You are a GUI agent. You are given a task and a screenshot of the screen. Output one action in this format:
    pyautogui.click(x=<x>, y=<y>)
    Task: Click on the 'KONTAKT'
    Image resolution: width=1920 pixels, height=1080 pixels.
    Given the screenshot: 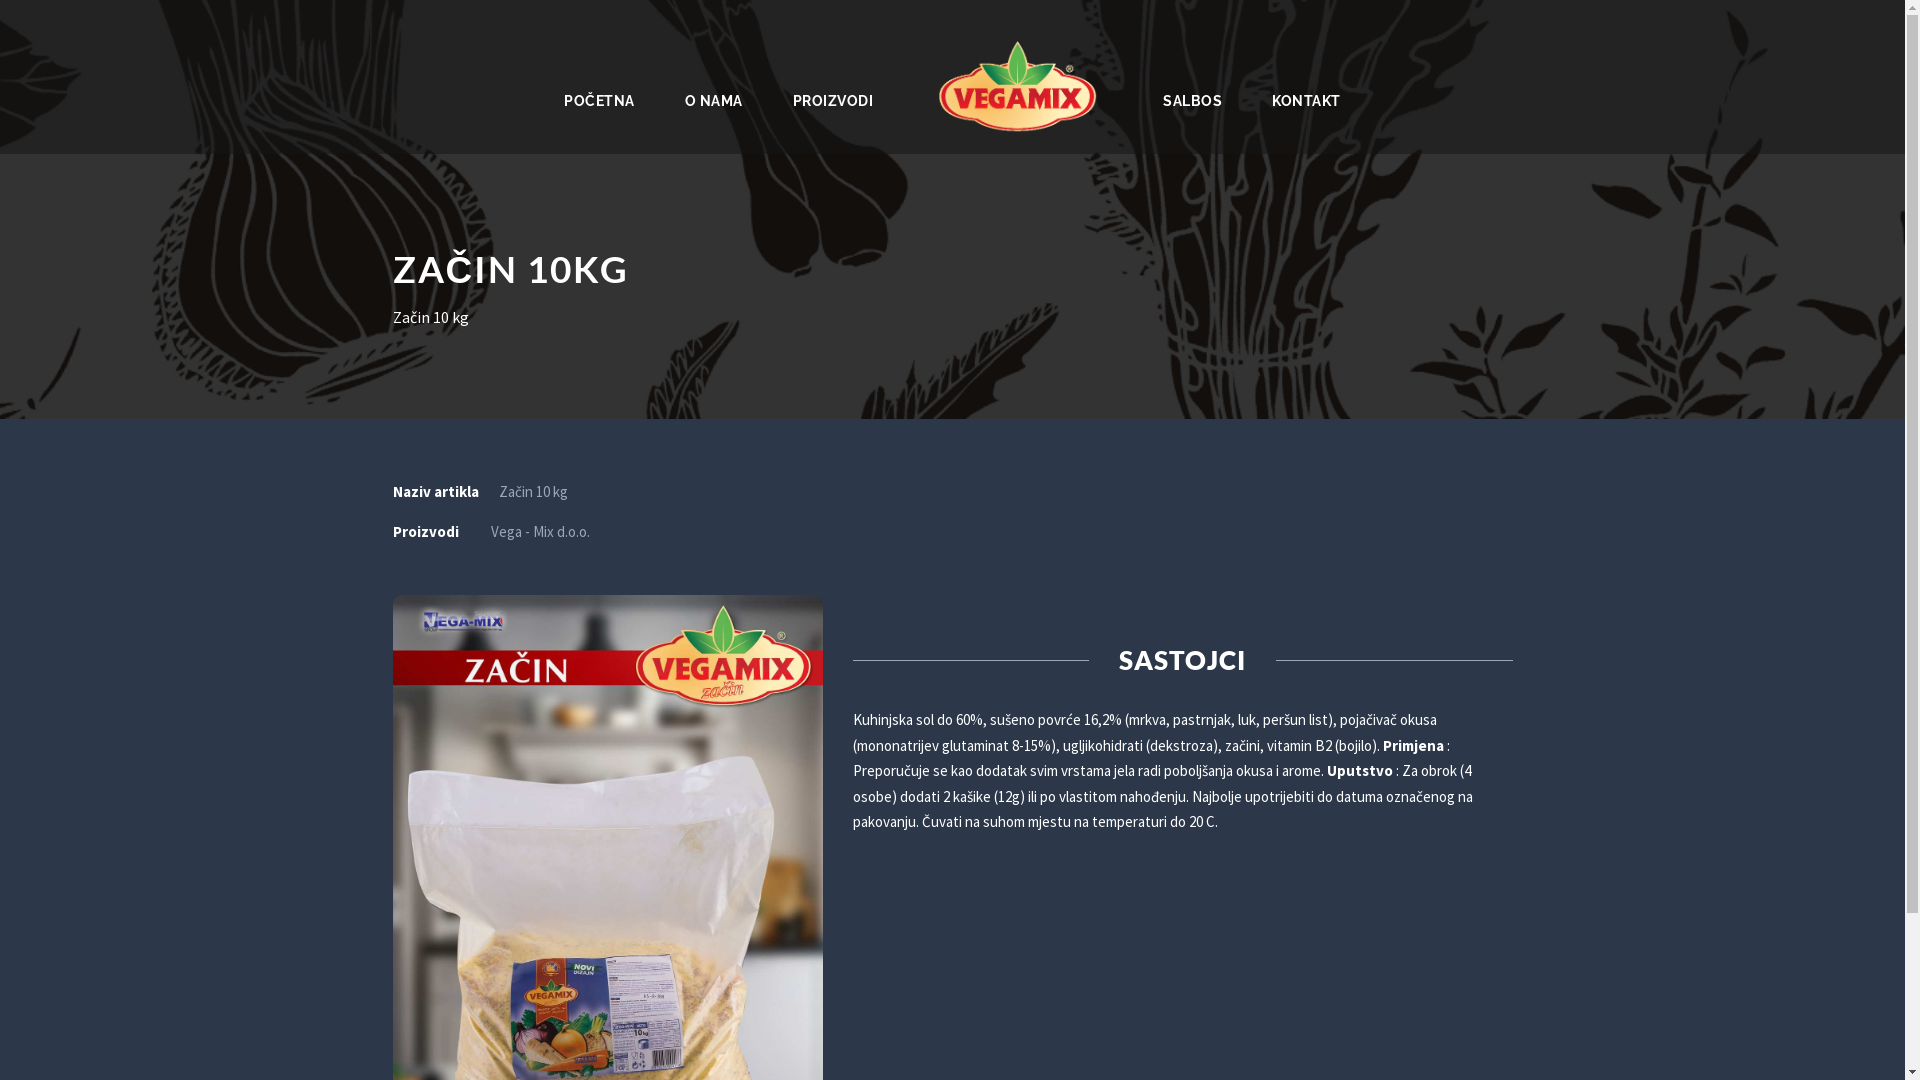 What is the action you would take?
    pyautogui.click(x=1306, y=96)
    